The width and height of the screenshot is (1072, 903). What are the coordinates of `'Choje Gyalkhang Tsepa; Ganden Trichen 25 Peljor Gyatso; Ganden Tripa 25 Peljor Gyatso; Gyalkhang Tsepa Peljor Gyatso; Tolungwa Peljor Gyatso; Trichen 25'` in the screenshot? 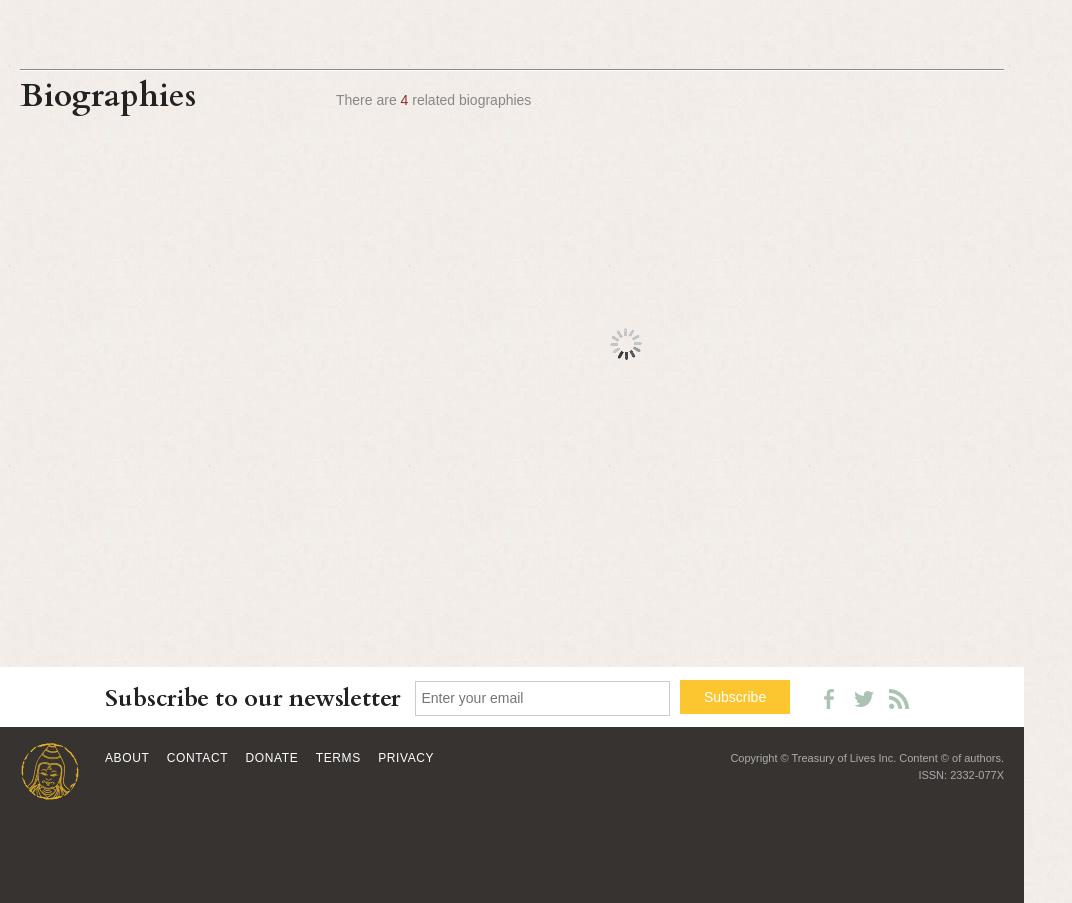 It's located at (729, 866).